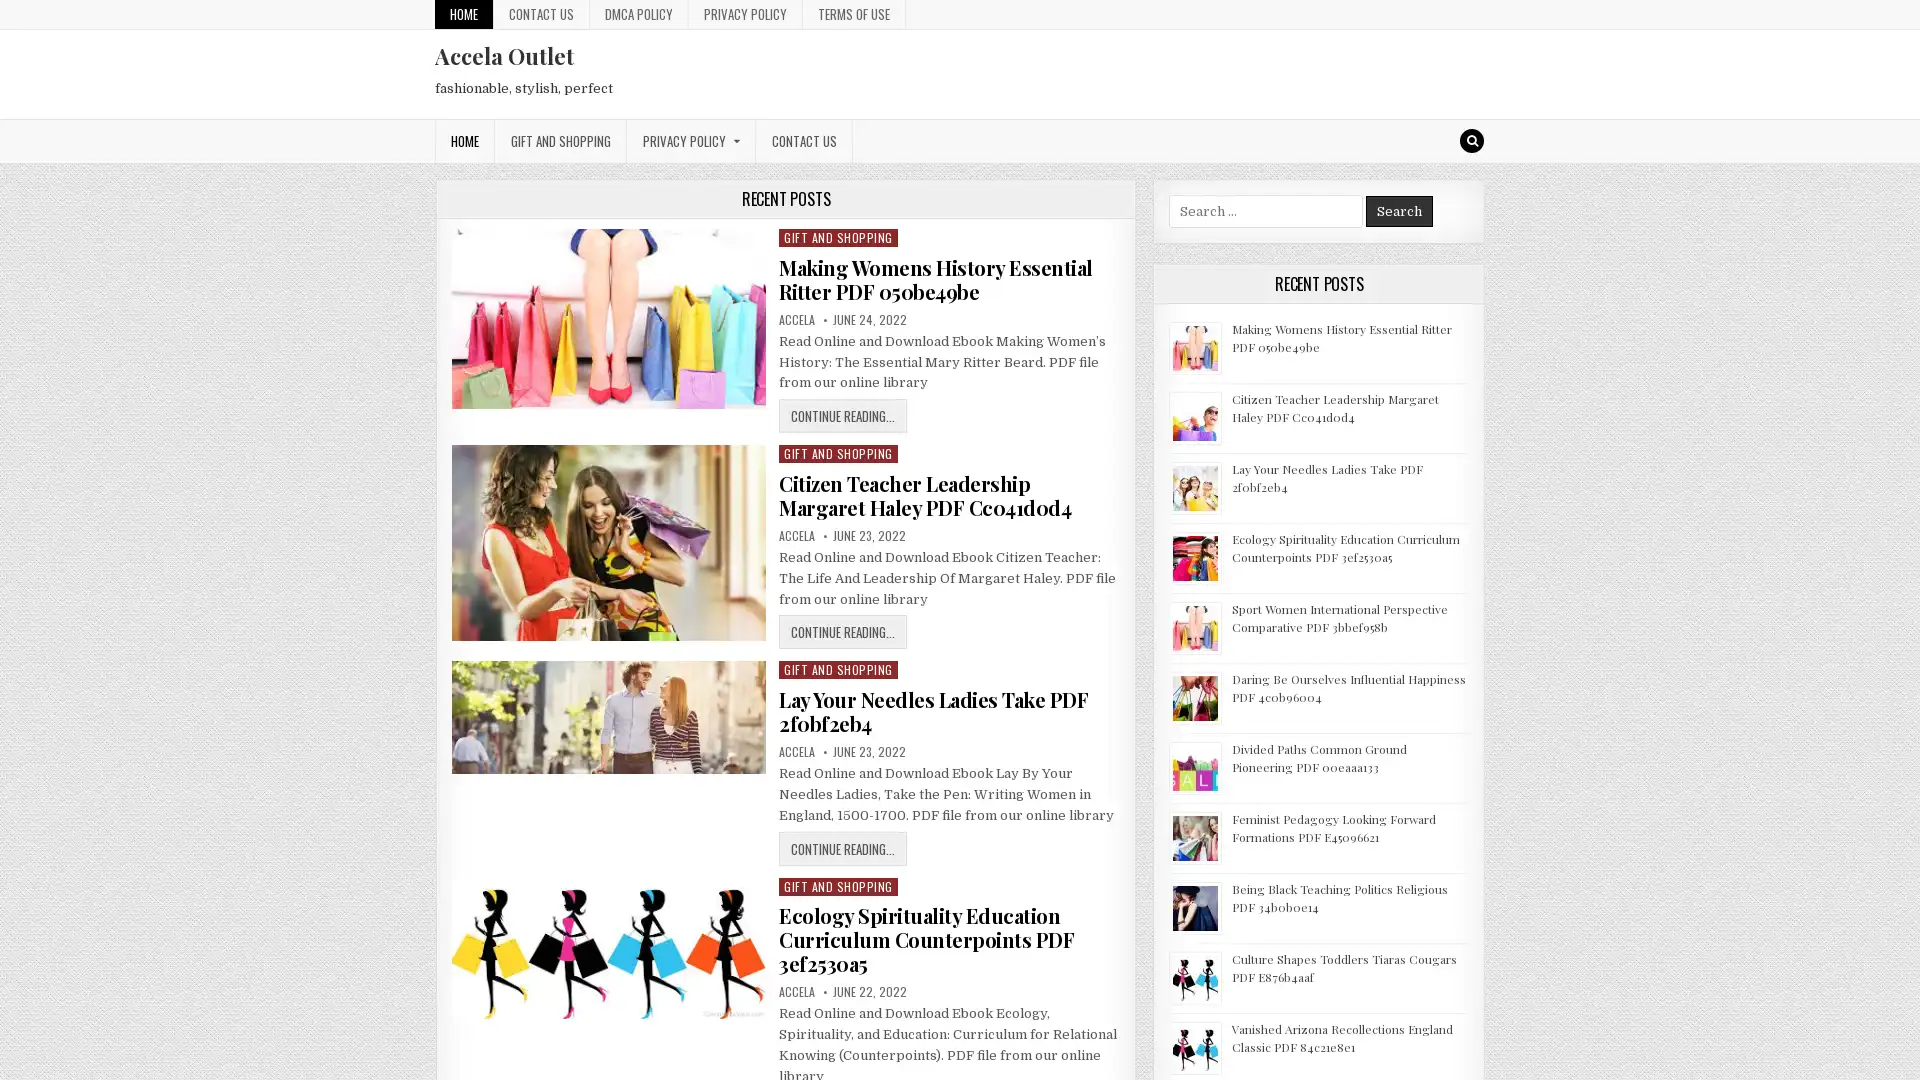 The image size is (1920, 1080). I want to click on Search, so click(1398, 211).